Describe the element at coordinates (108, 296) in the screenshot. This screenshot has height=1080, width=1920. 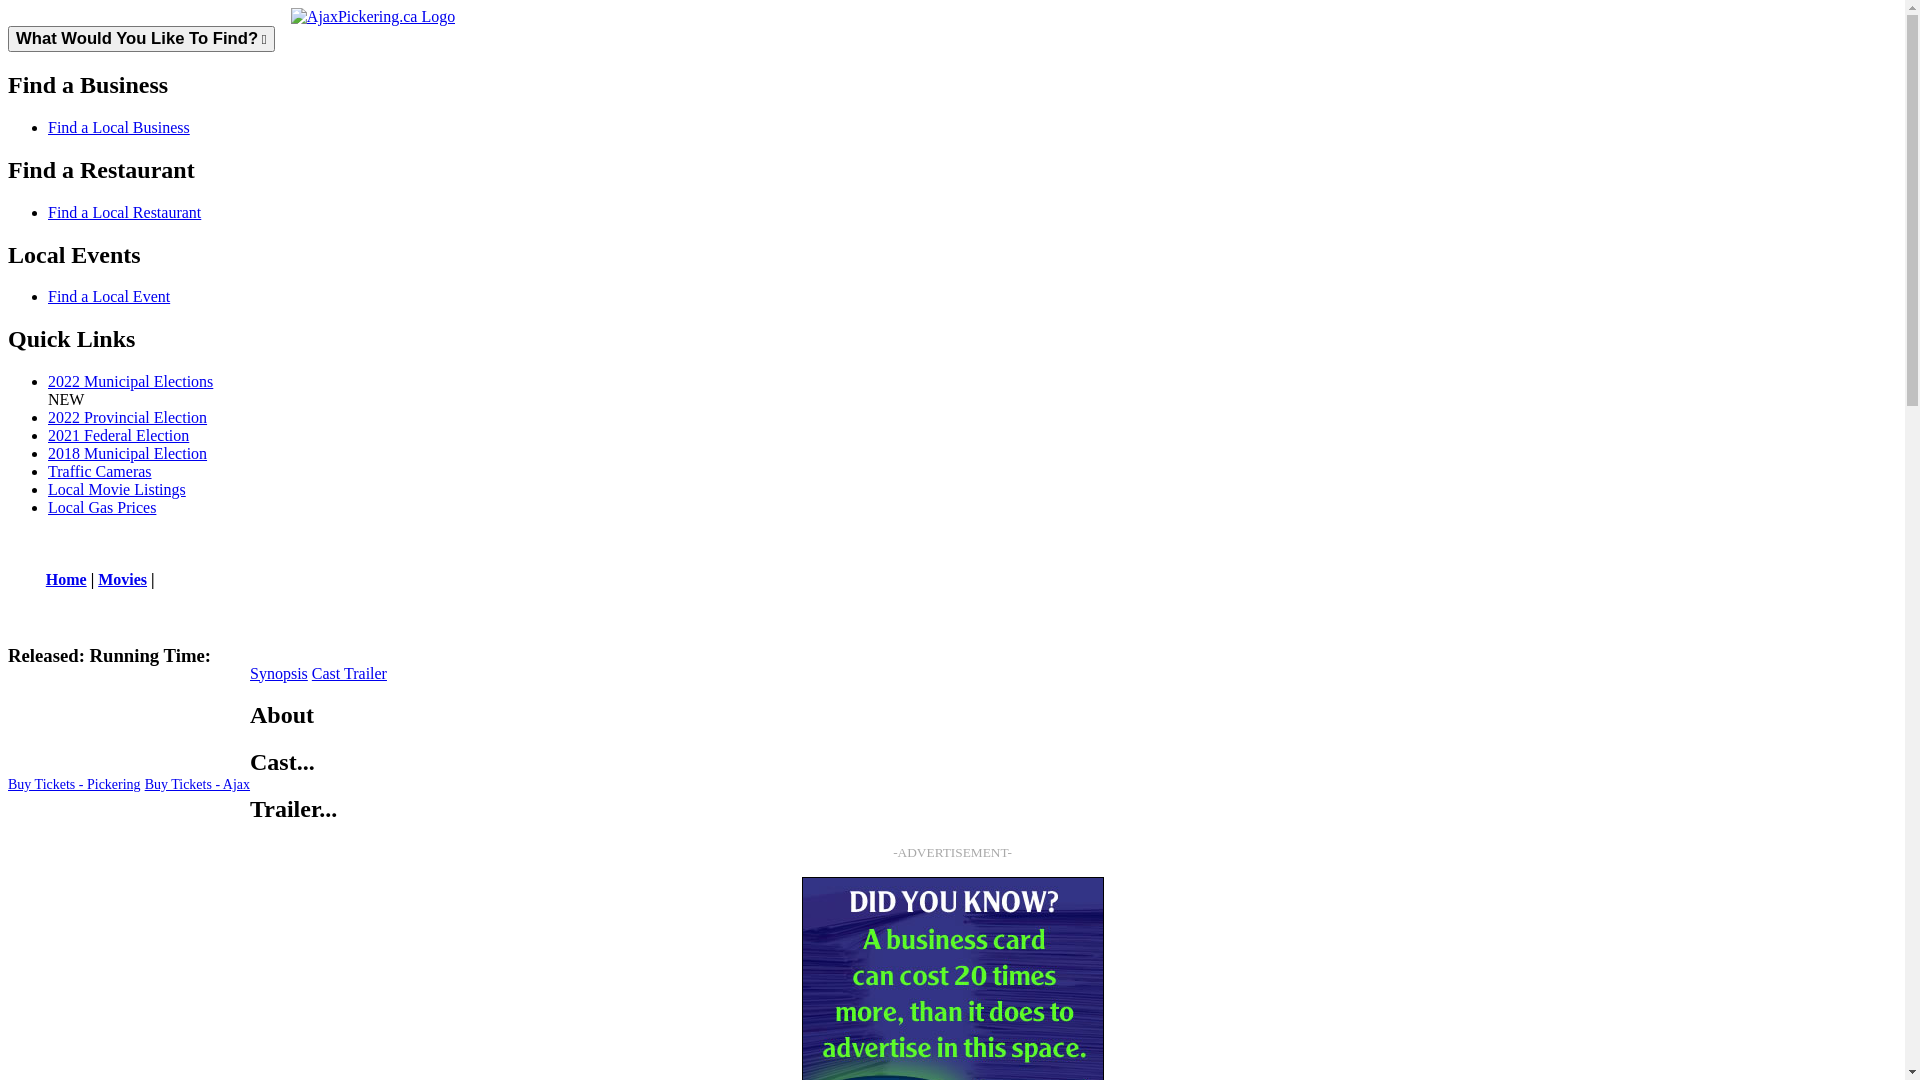
I see `'Find a Local Event'` at that location.